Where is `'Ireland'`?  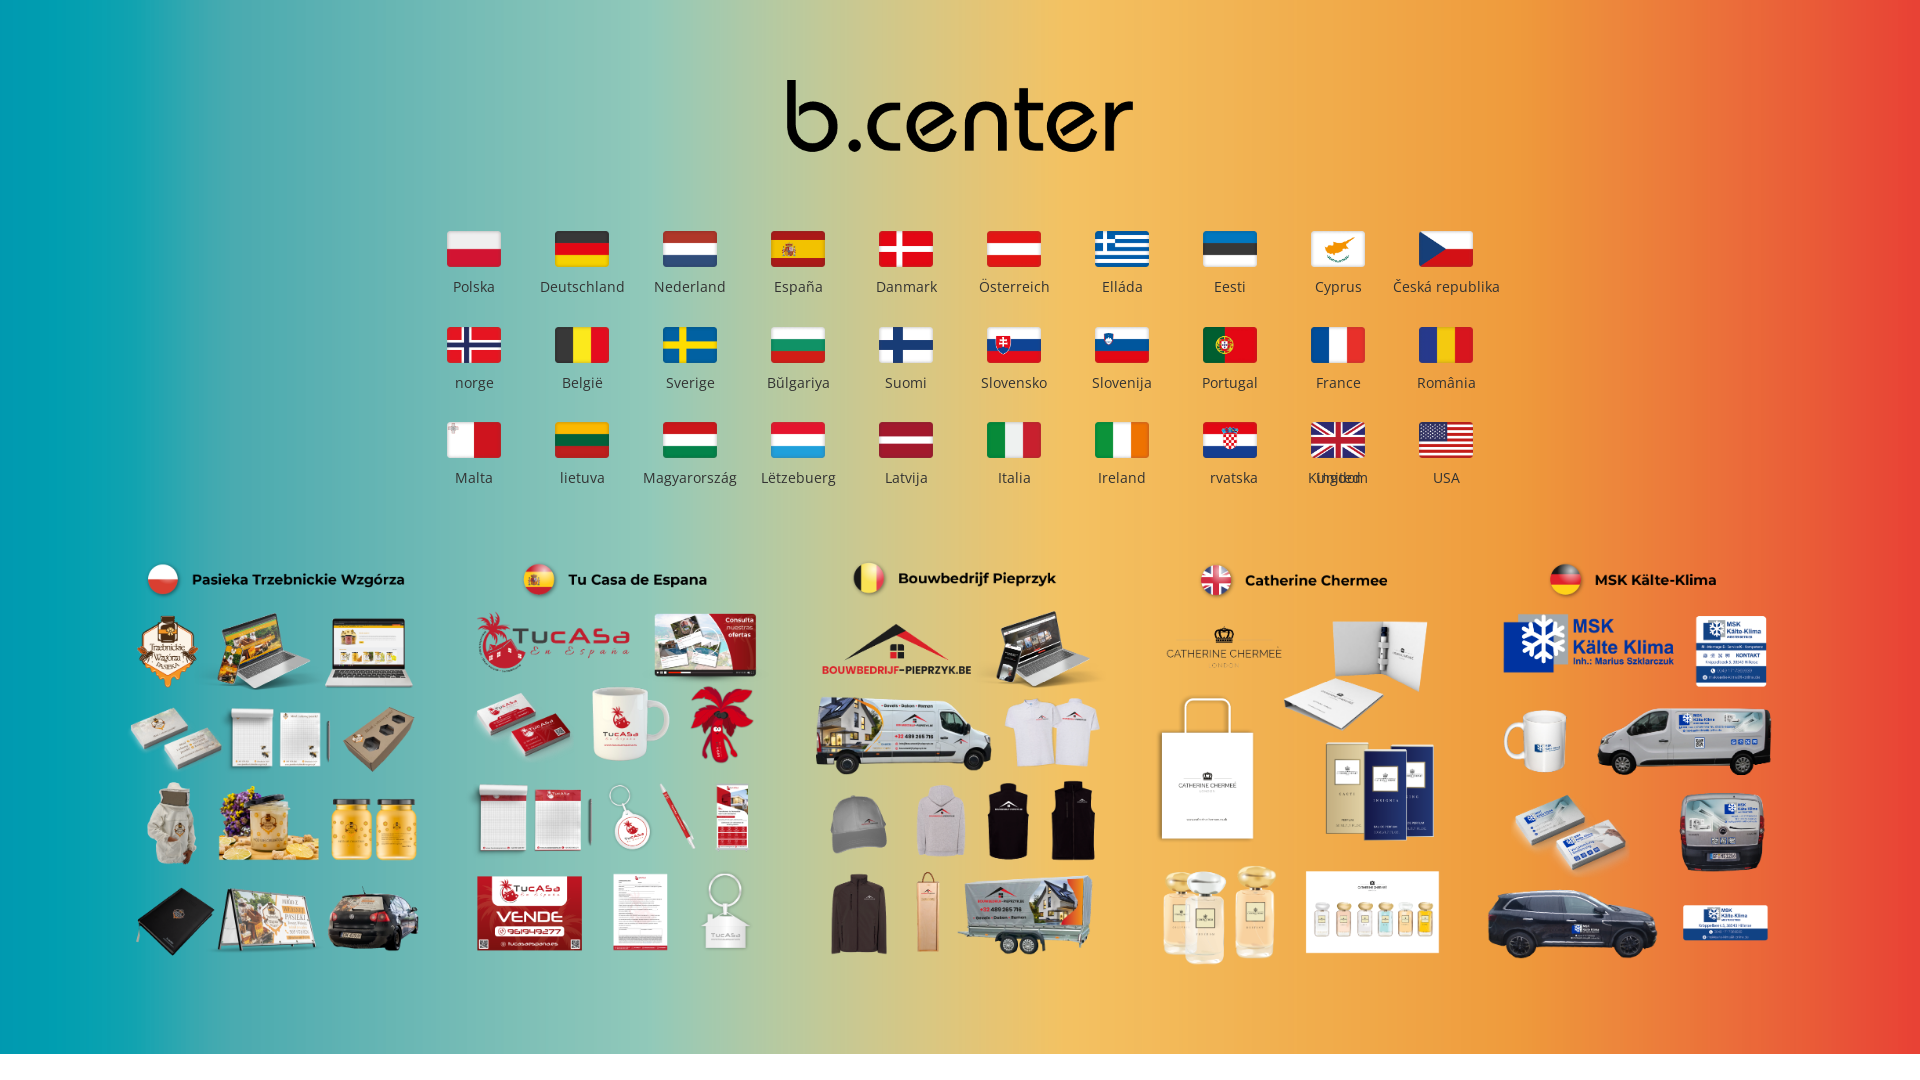 'Ireland' is located at coordinates (1122, 477).